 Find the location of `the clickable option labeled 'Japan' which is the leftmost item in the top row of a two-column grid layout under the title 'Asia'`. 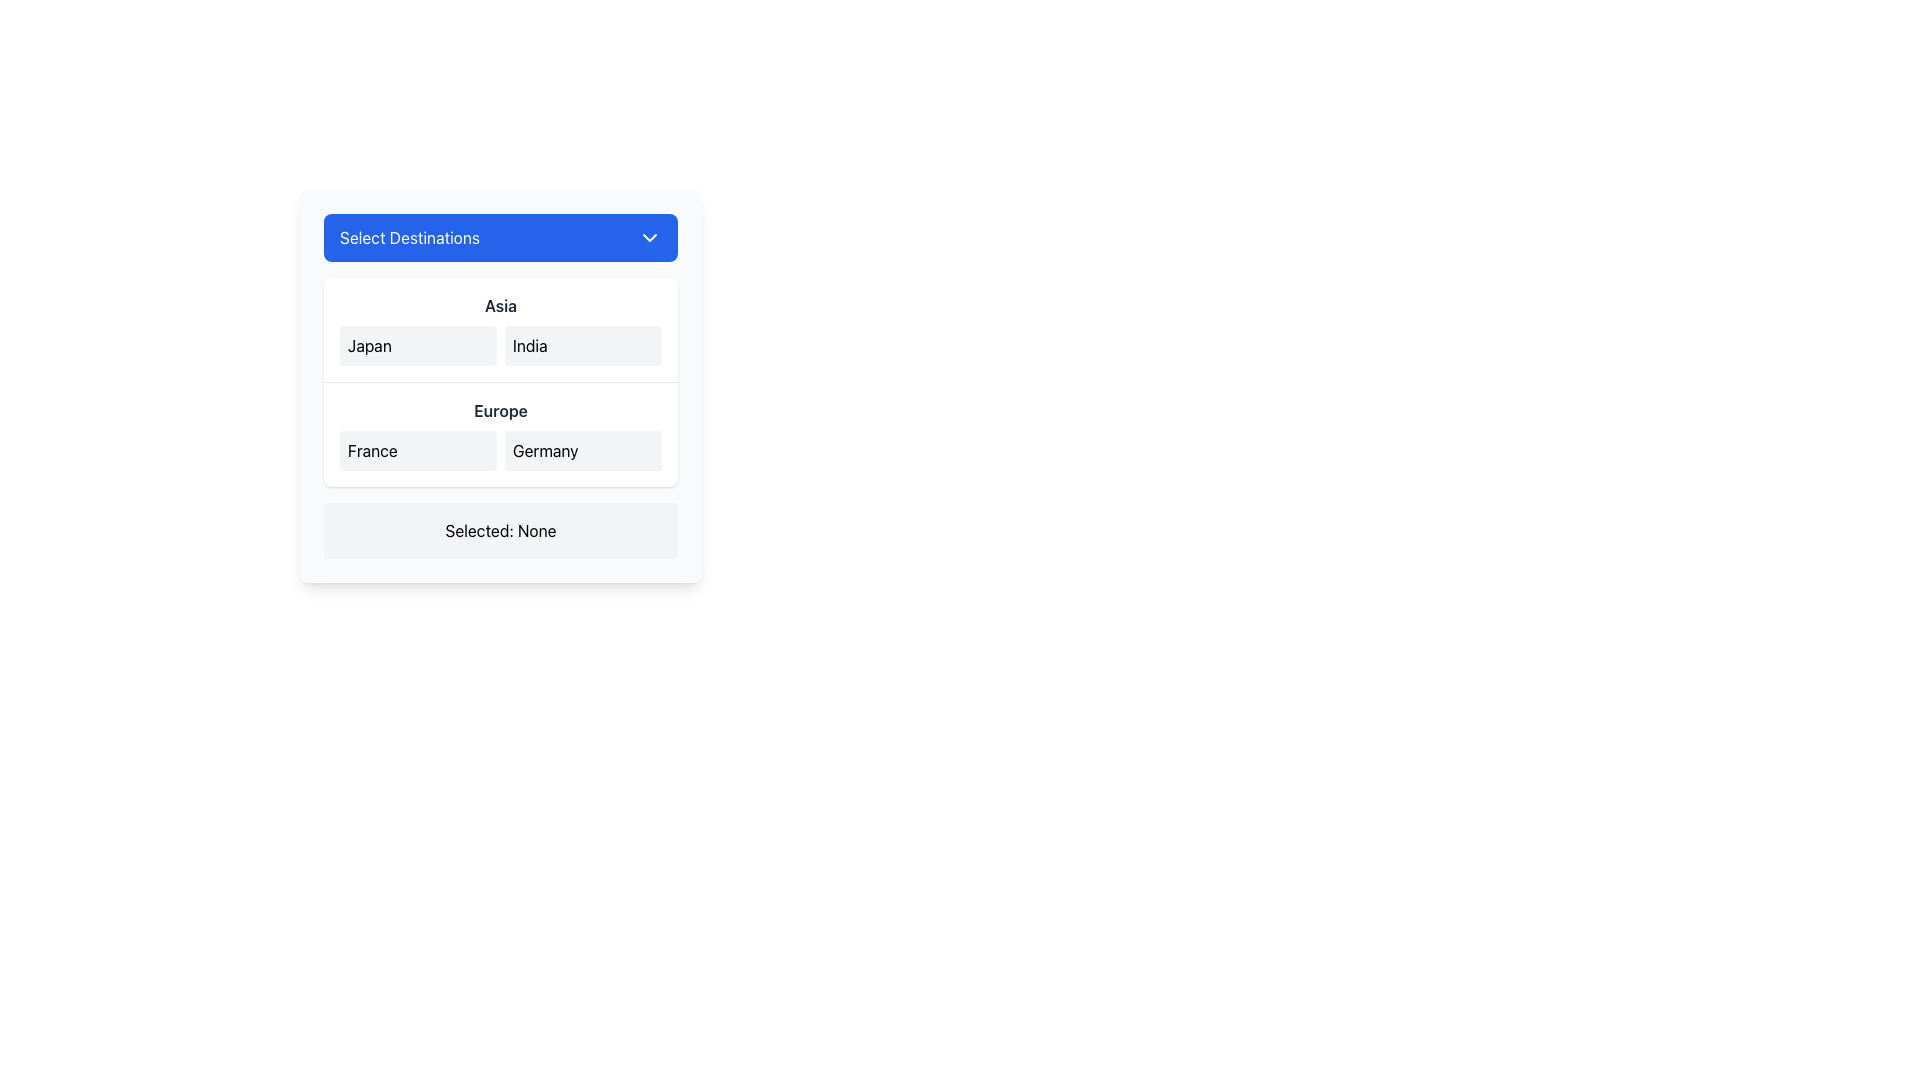

the clickable option labeled 'Japan' which is the leftmost item in the top row of a two-column grid layout under the title 'Asia' is located at coordinates (417, 345).